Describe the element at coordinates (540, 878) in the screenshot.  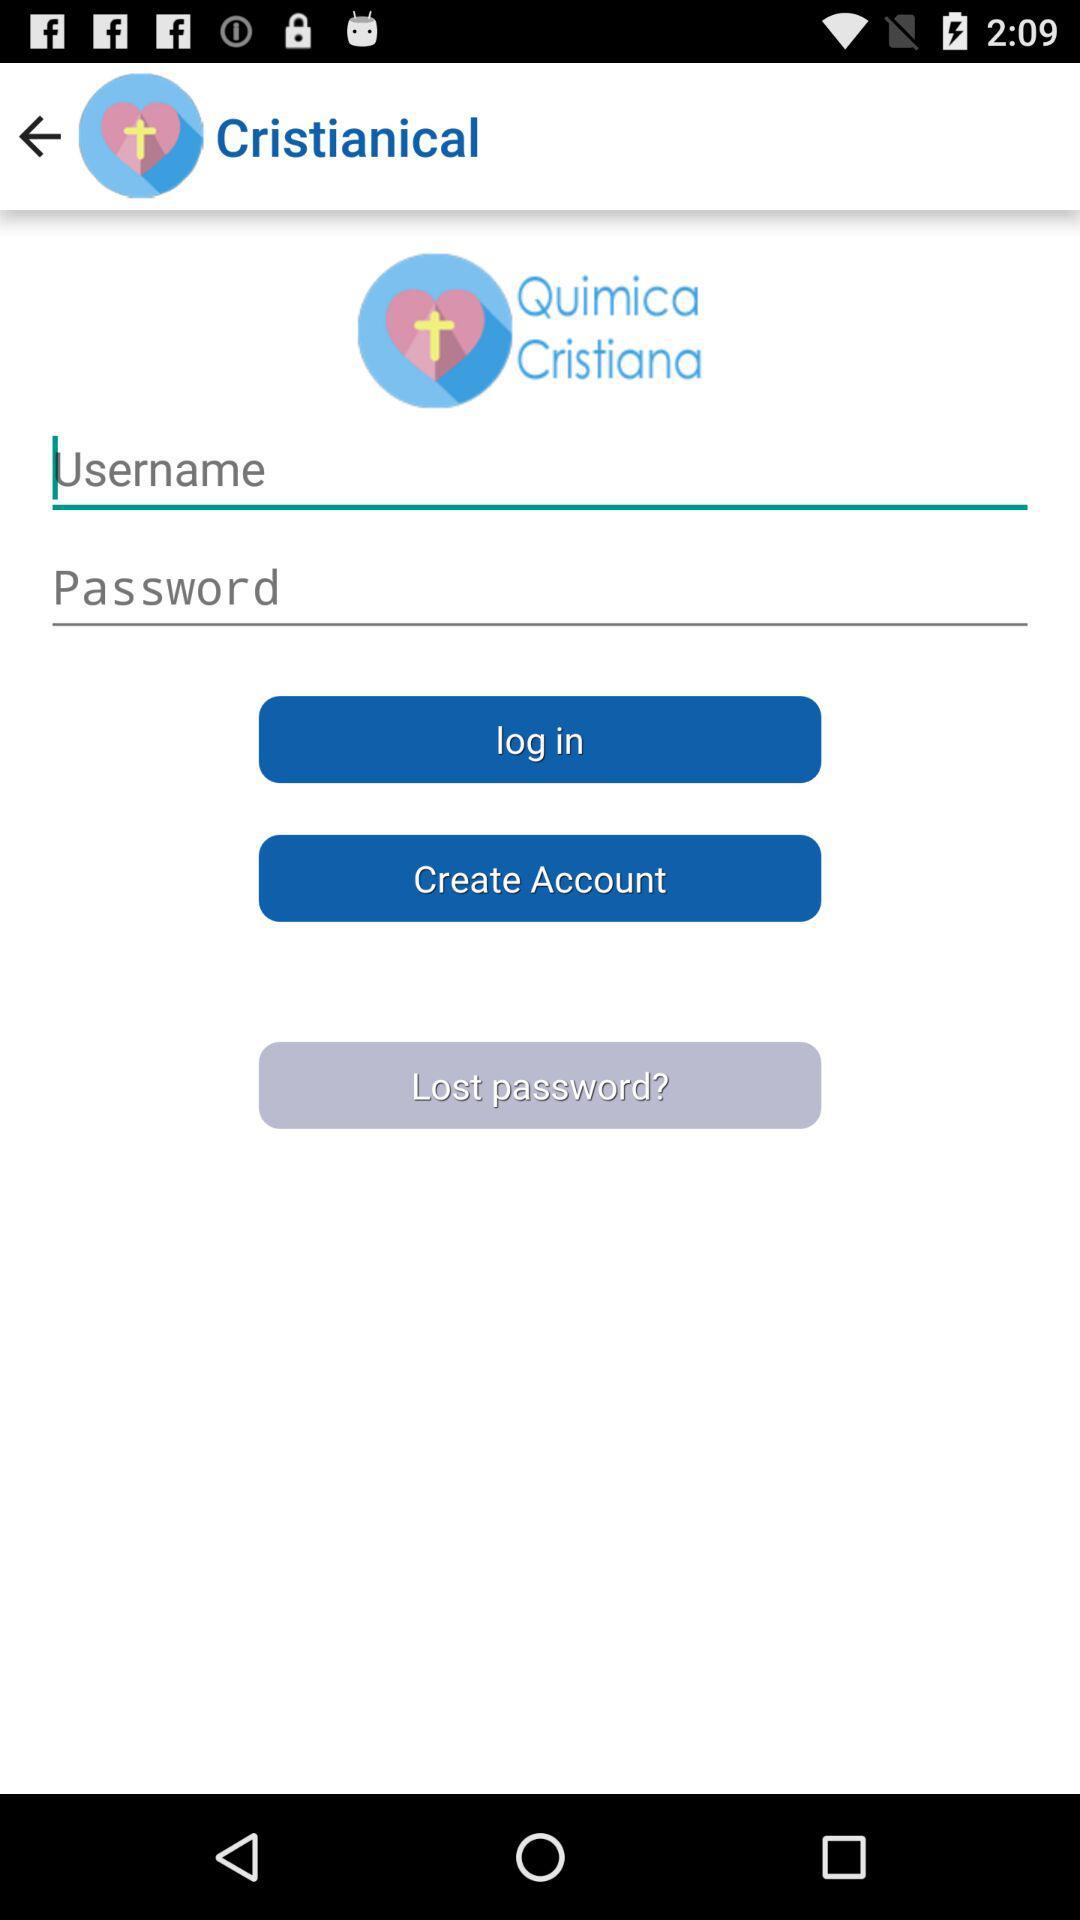
I see `create account item` at that location.